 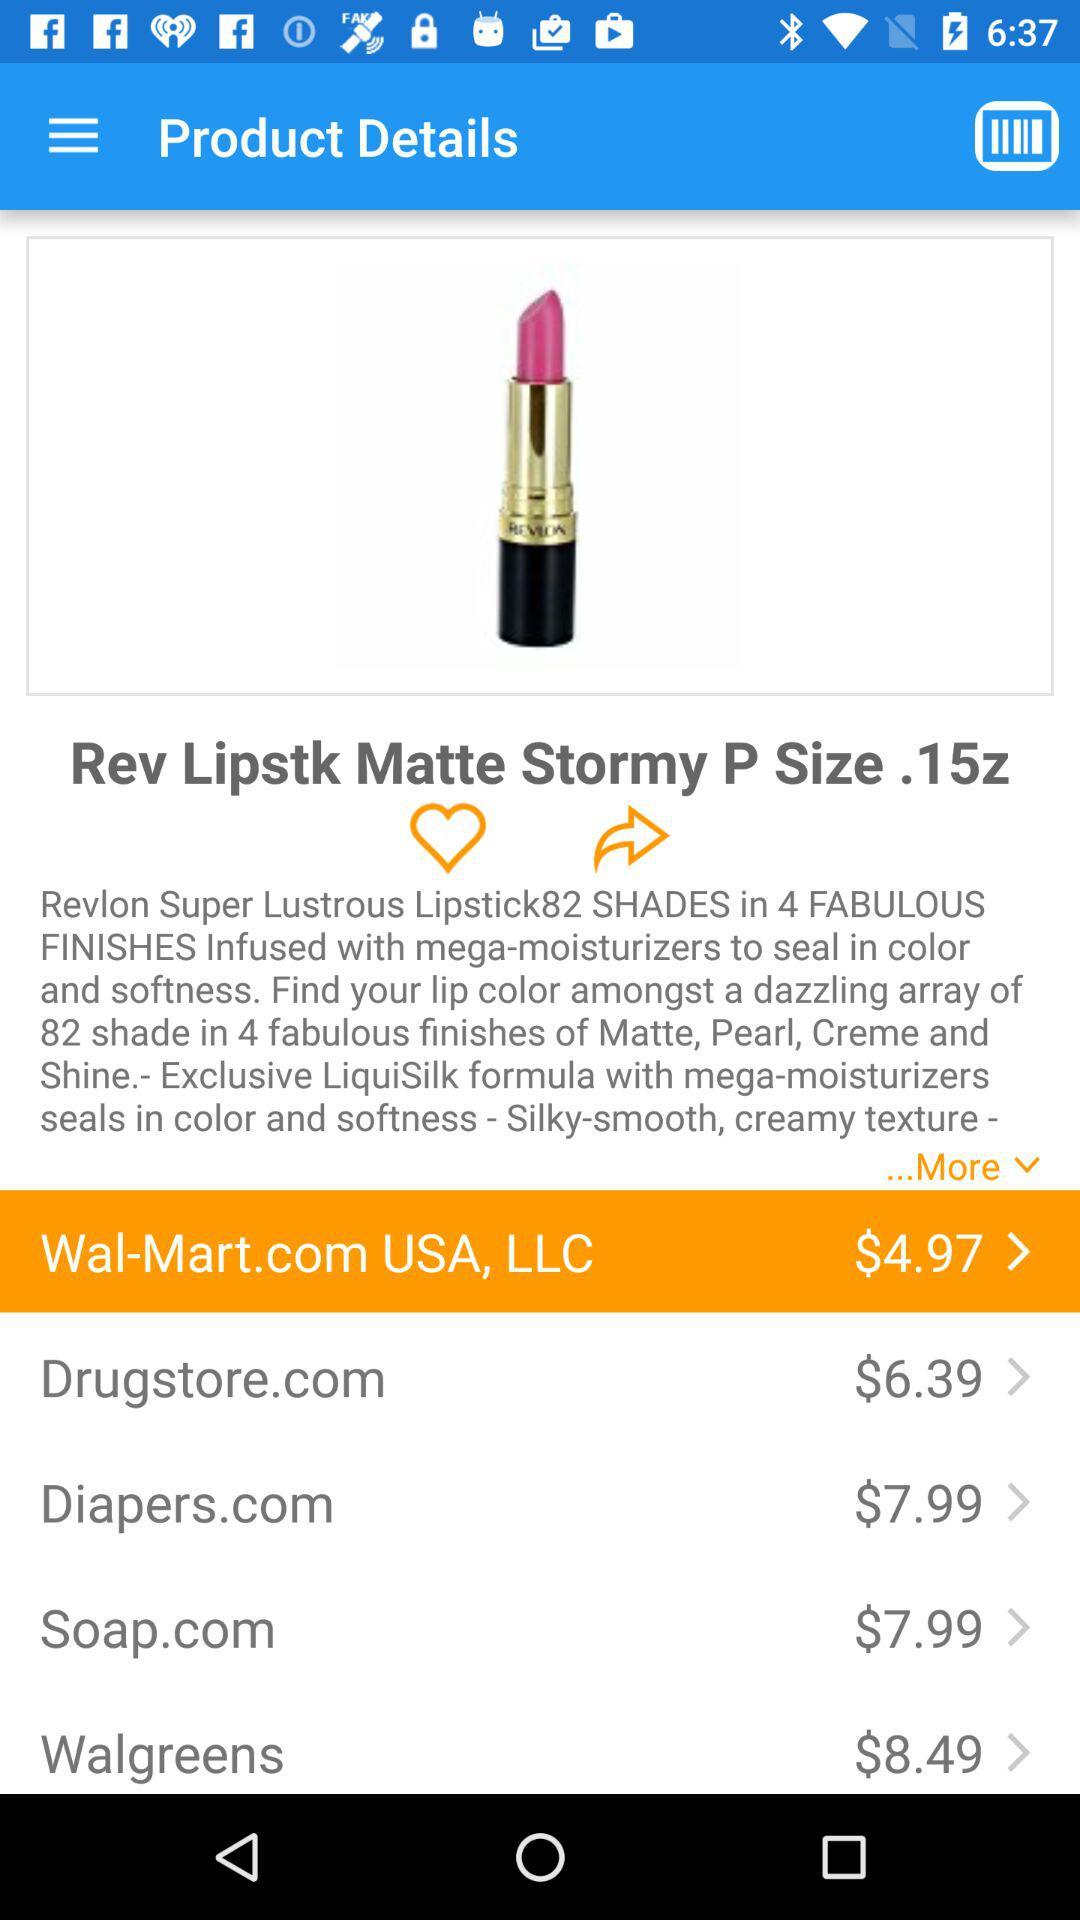 I want to click on icon next to the product details item, so click(x=1017, y=135).